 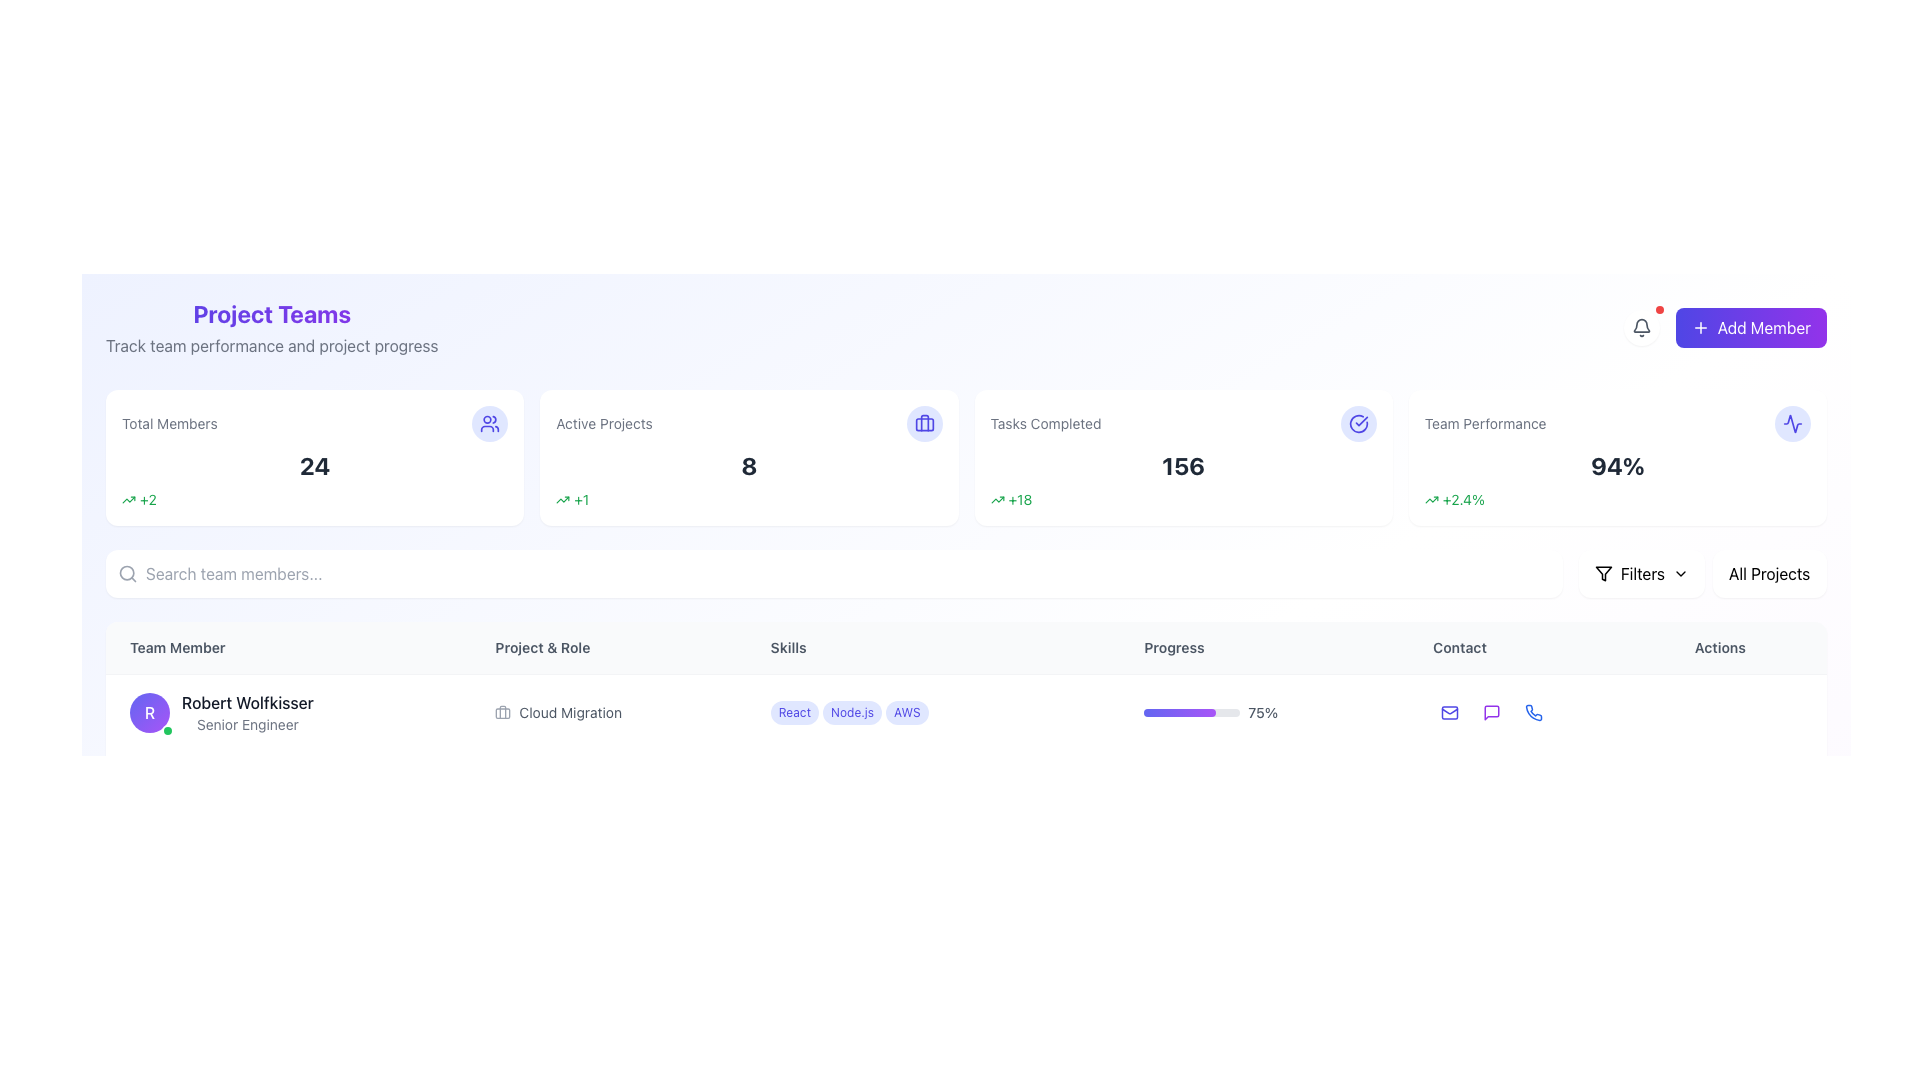 What do you see at coordinates (1617, 466) in the screenshot?
I see `text displayed in the 'Team Performance' card, which shows the performance metric percentage` at bounding box center [1617, 466].